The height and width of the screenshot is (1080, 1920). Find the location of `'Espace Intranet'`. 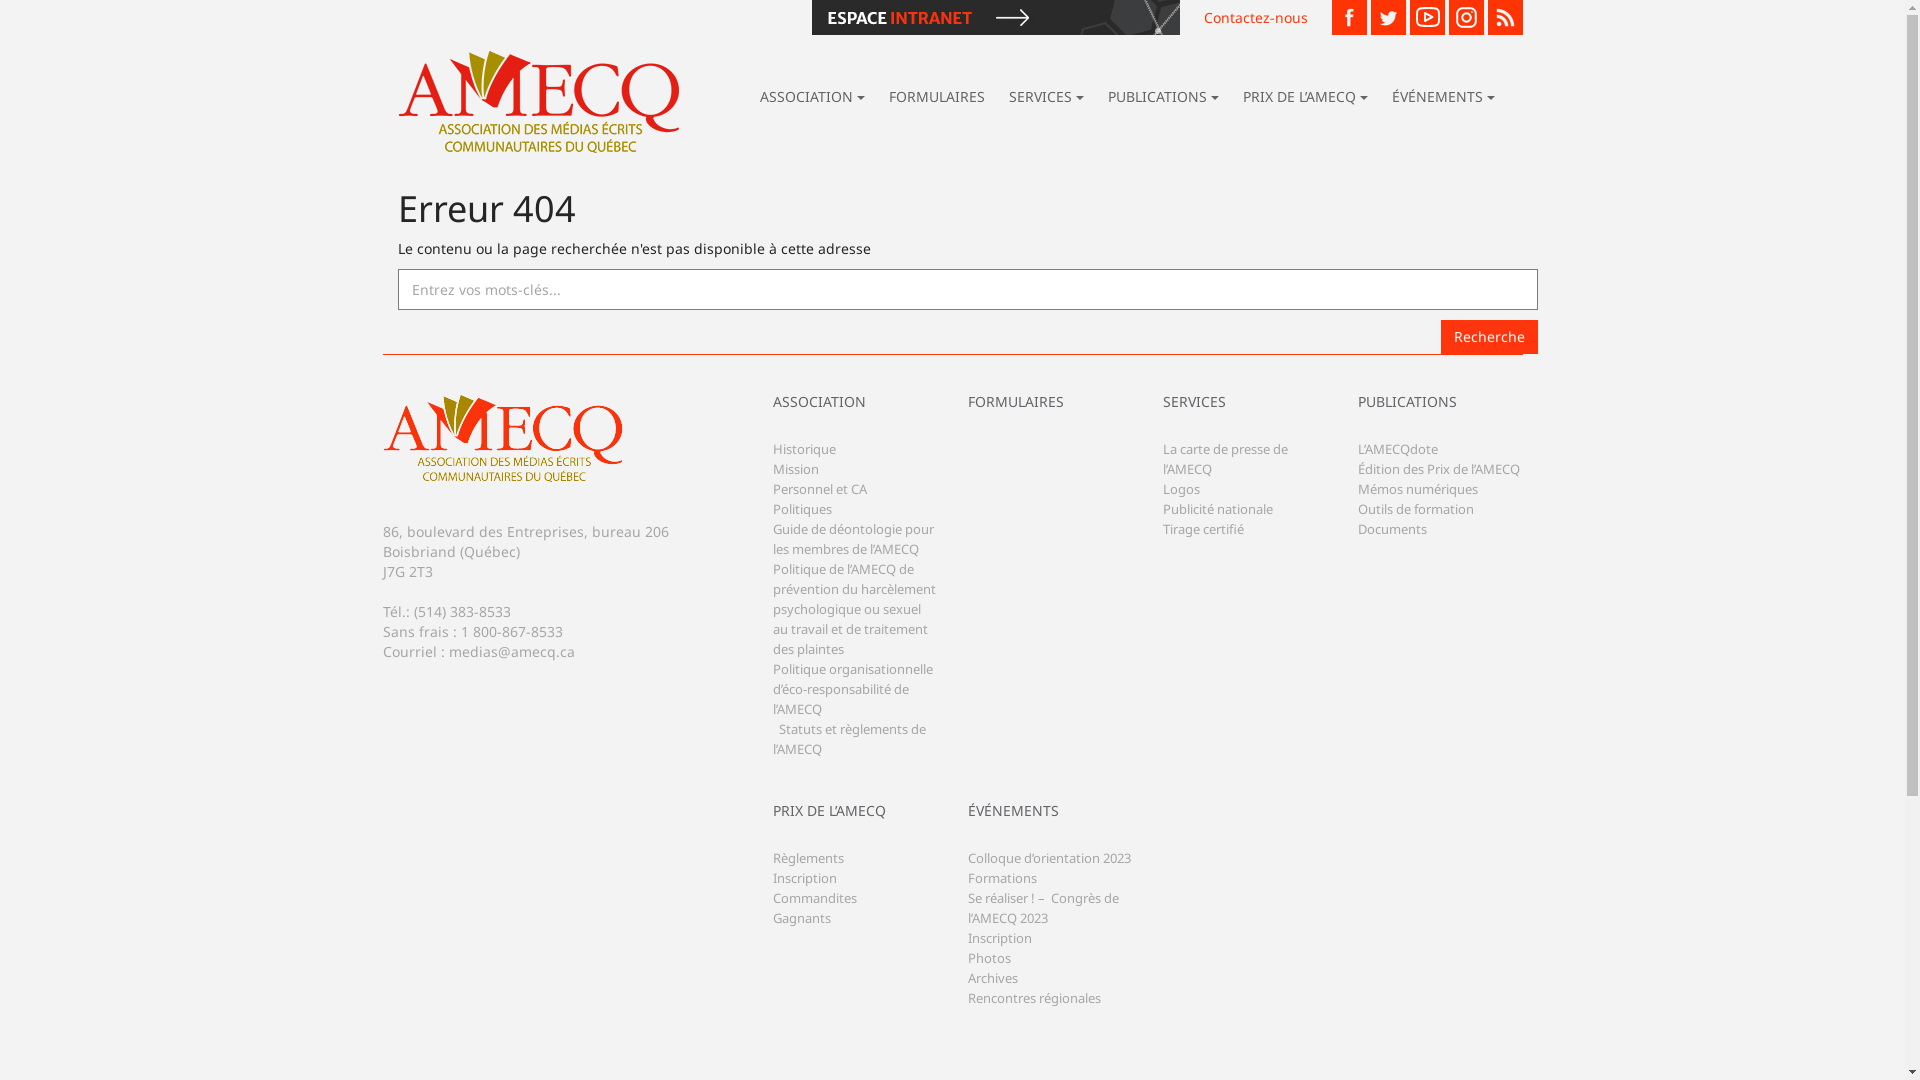

'Espace Intranet' is located at coordinates (998, 17).